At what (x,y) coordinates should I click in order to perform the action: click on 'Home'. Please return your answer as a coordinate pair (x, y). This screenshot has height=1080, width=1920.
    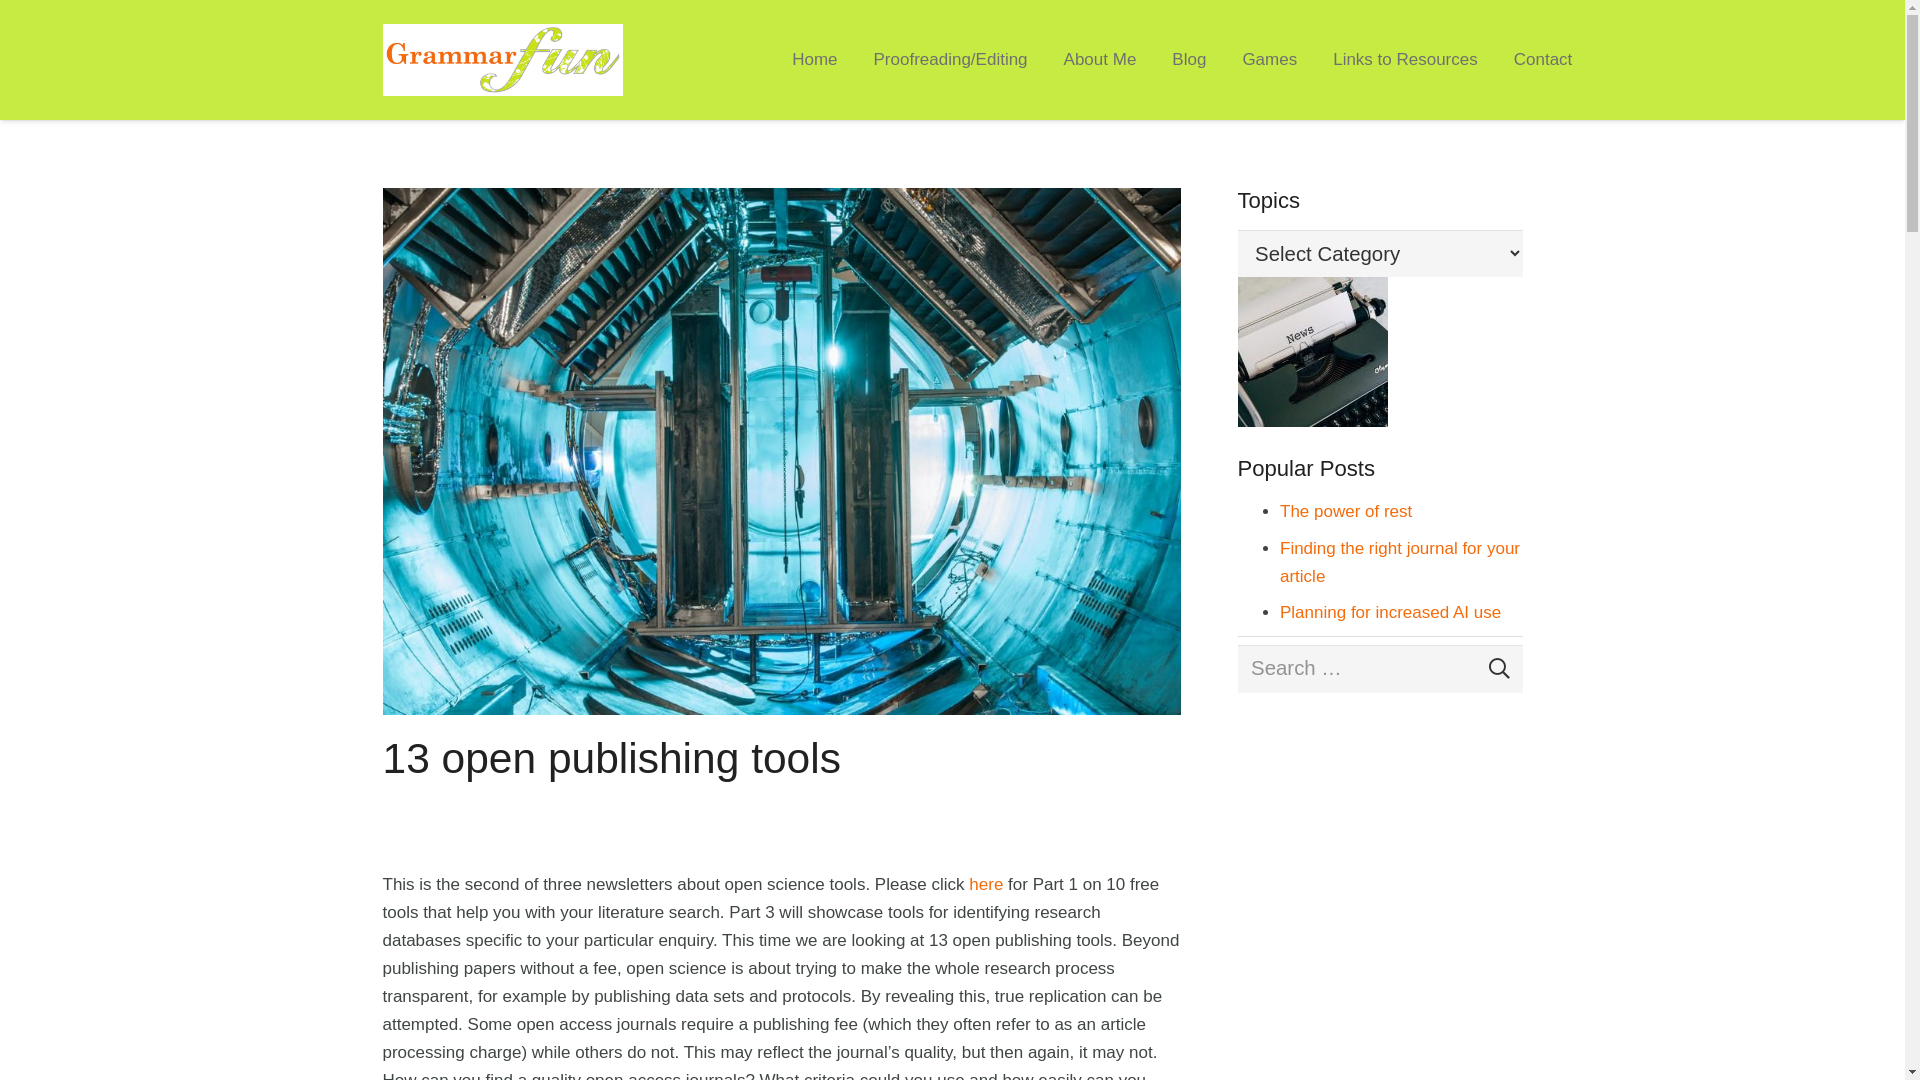
    Looking at the image, I should click on (814, 59).